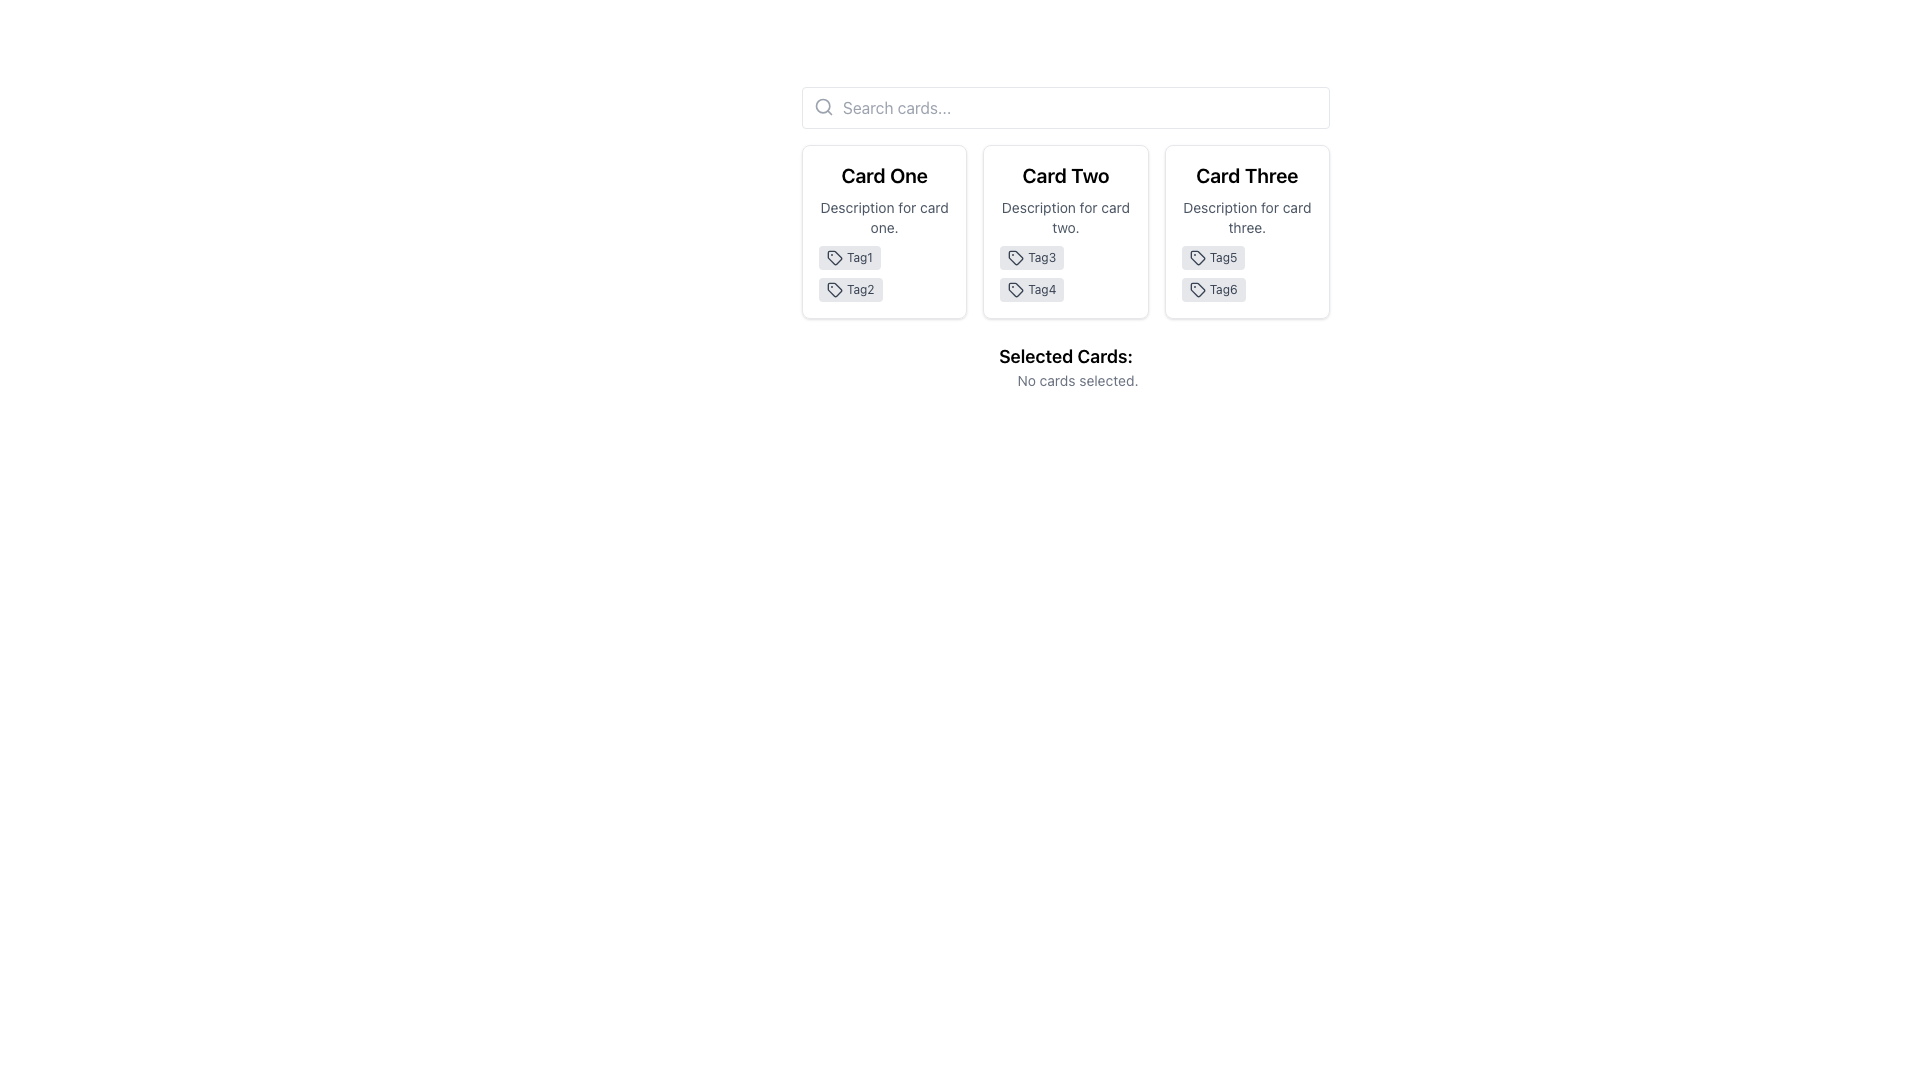 Image resolution: width=1920 pixels, height=1080 pixels. What do you see at coordinates (823, 106) in the screenshot?
I see `the SVG circle element located in the upper-left corner of the search bar, which resembles a small graphical icon` at bounding box center [823, 106].